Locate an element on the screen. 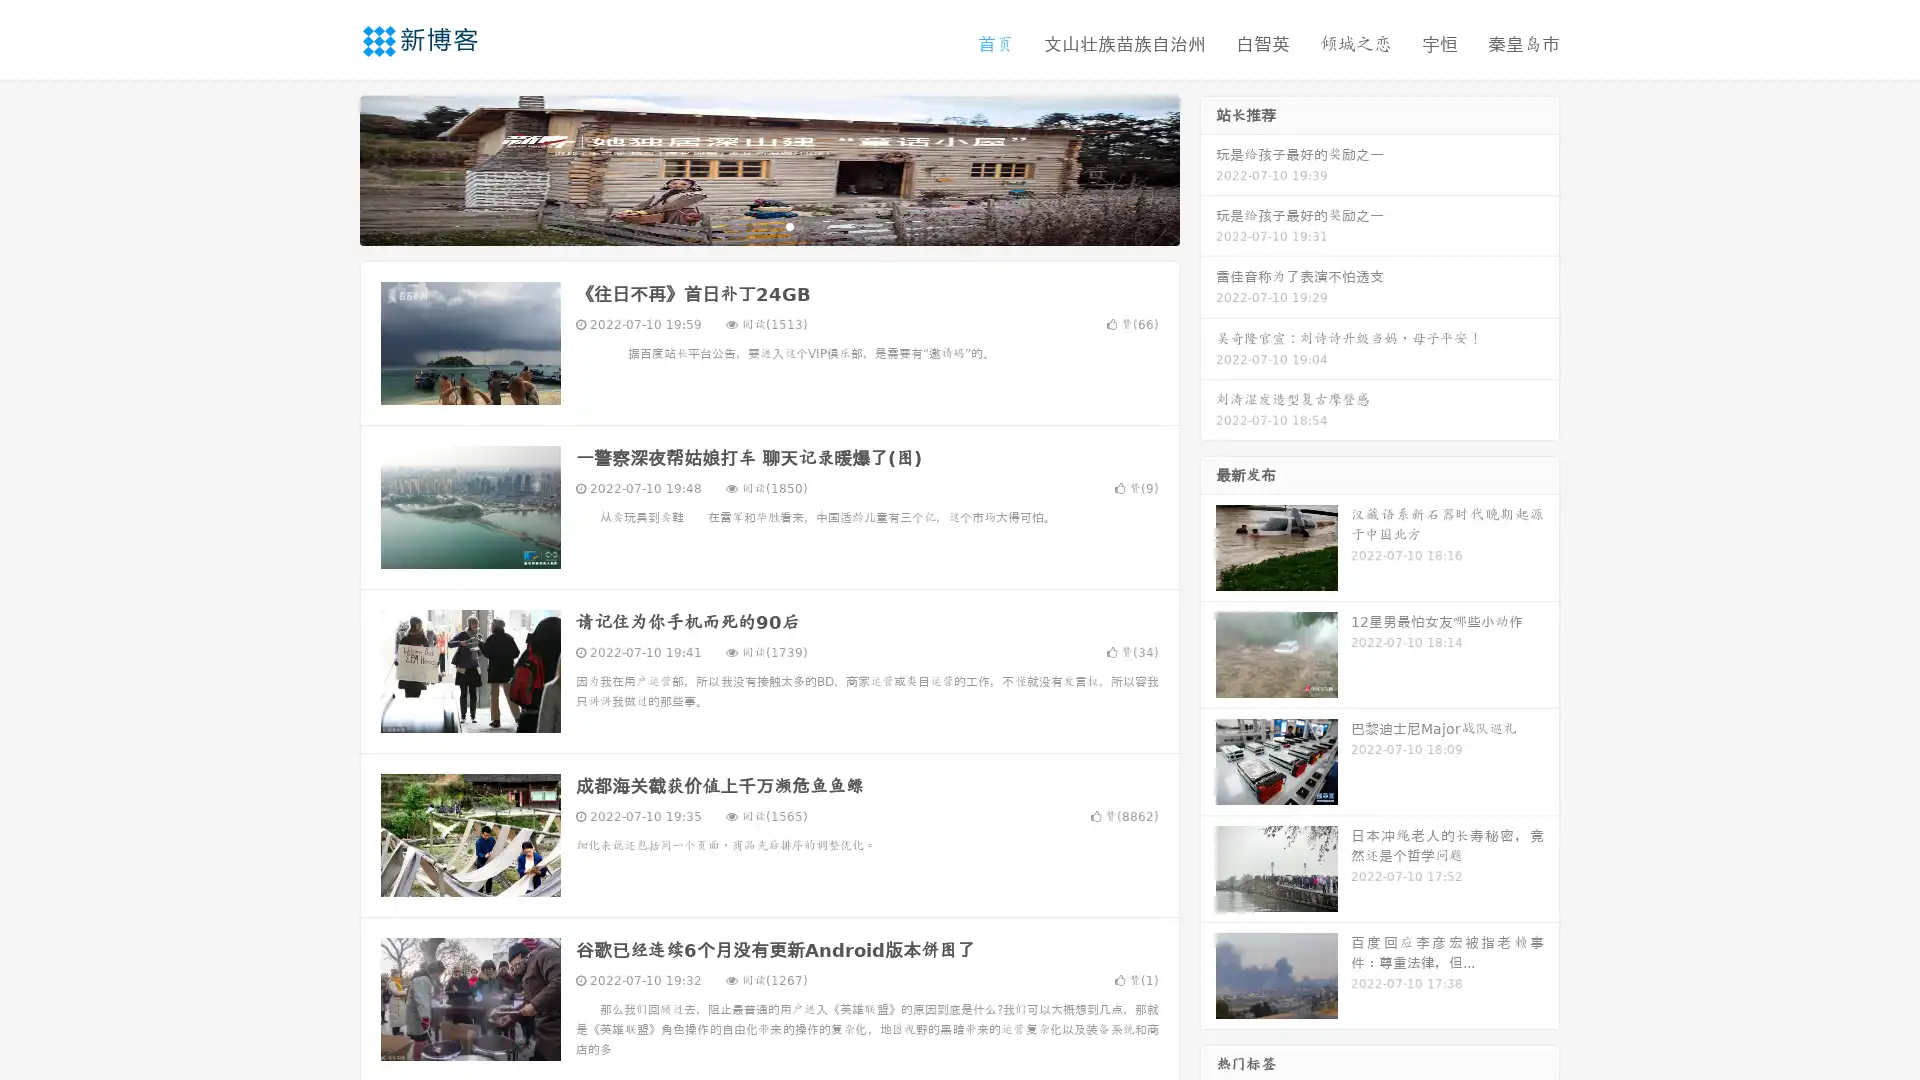 The image size is (1920, 1080). Go to slide 3 is located at coordinates (789, 225).